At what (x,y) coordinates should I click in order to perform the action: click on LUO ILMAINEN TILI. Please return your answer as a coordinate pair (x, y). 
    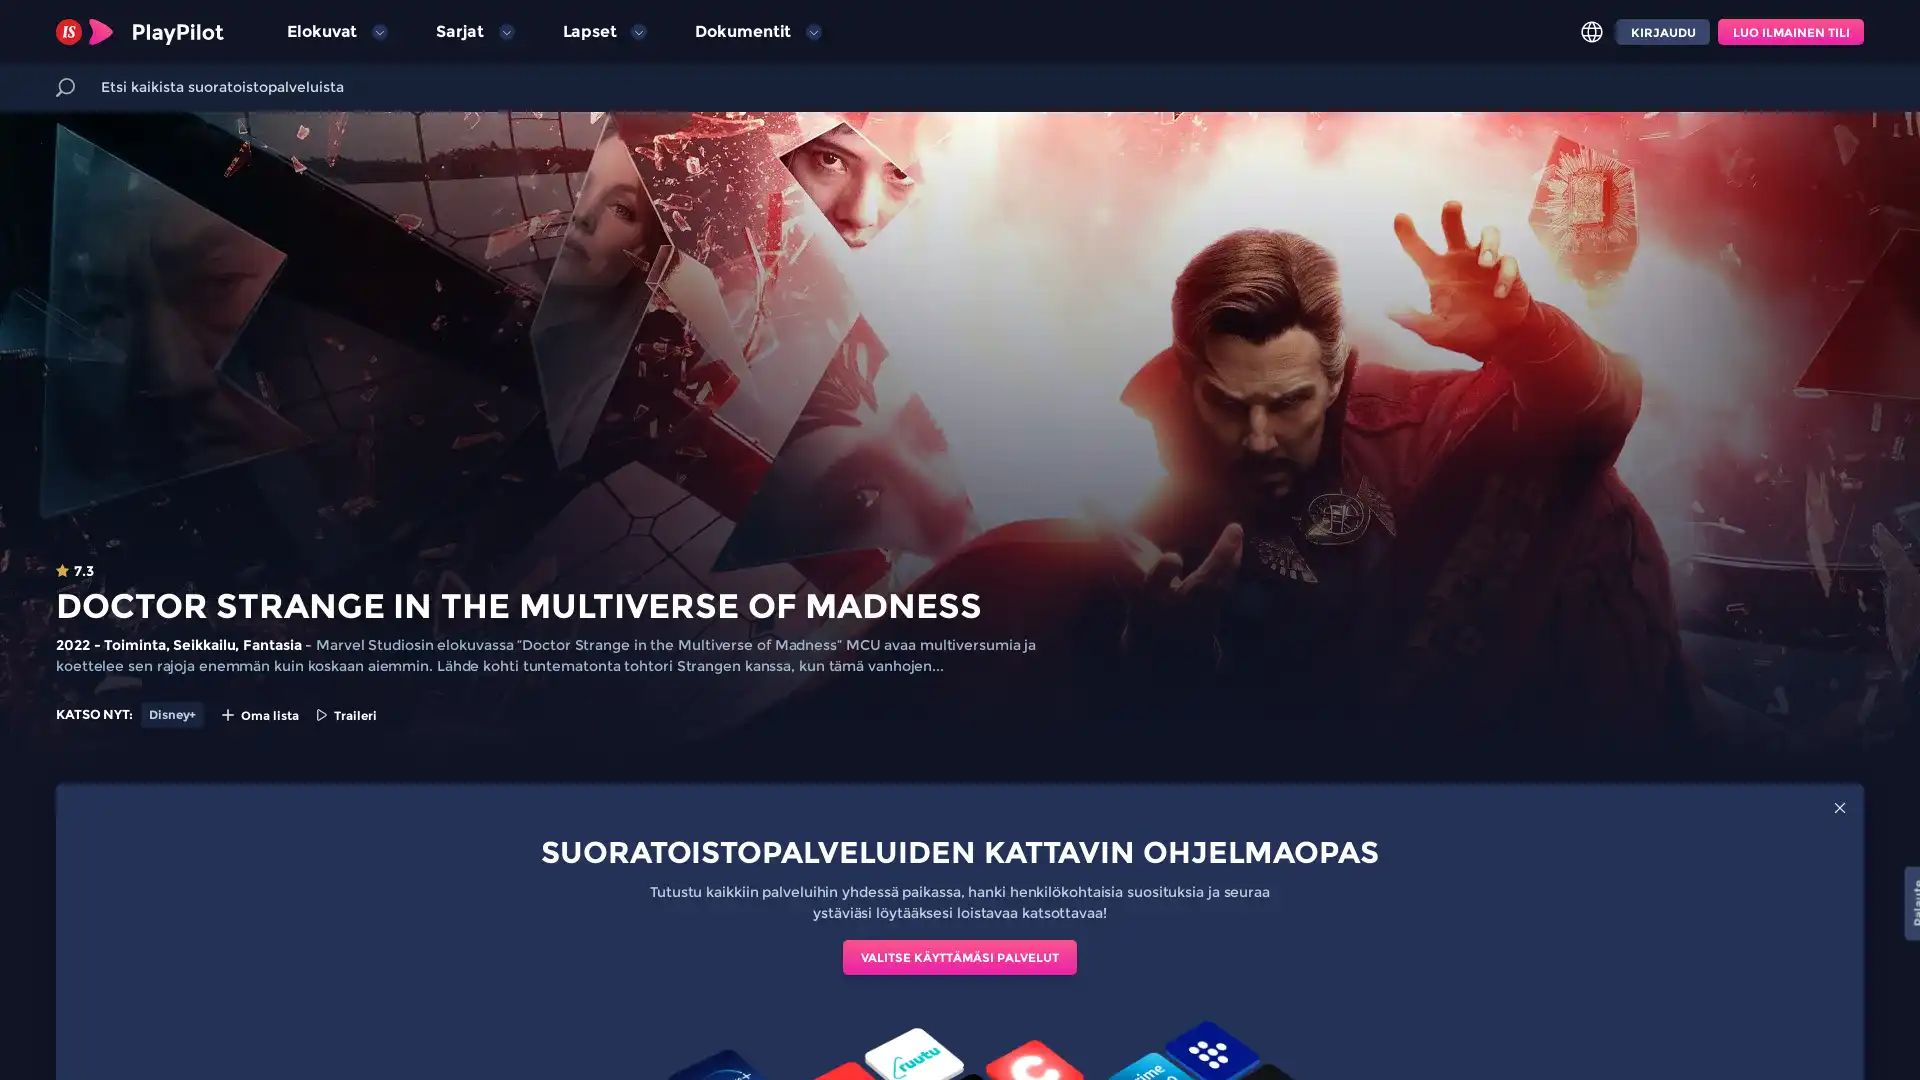
    Looking at the image, I should click on (1790, 31).